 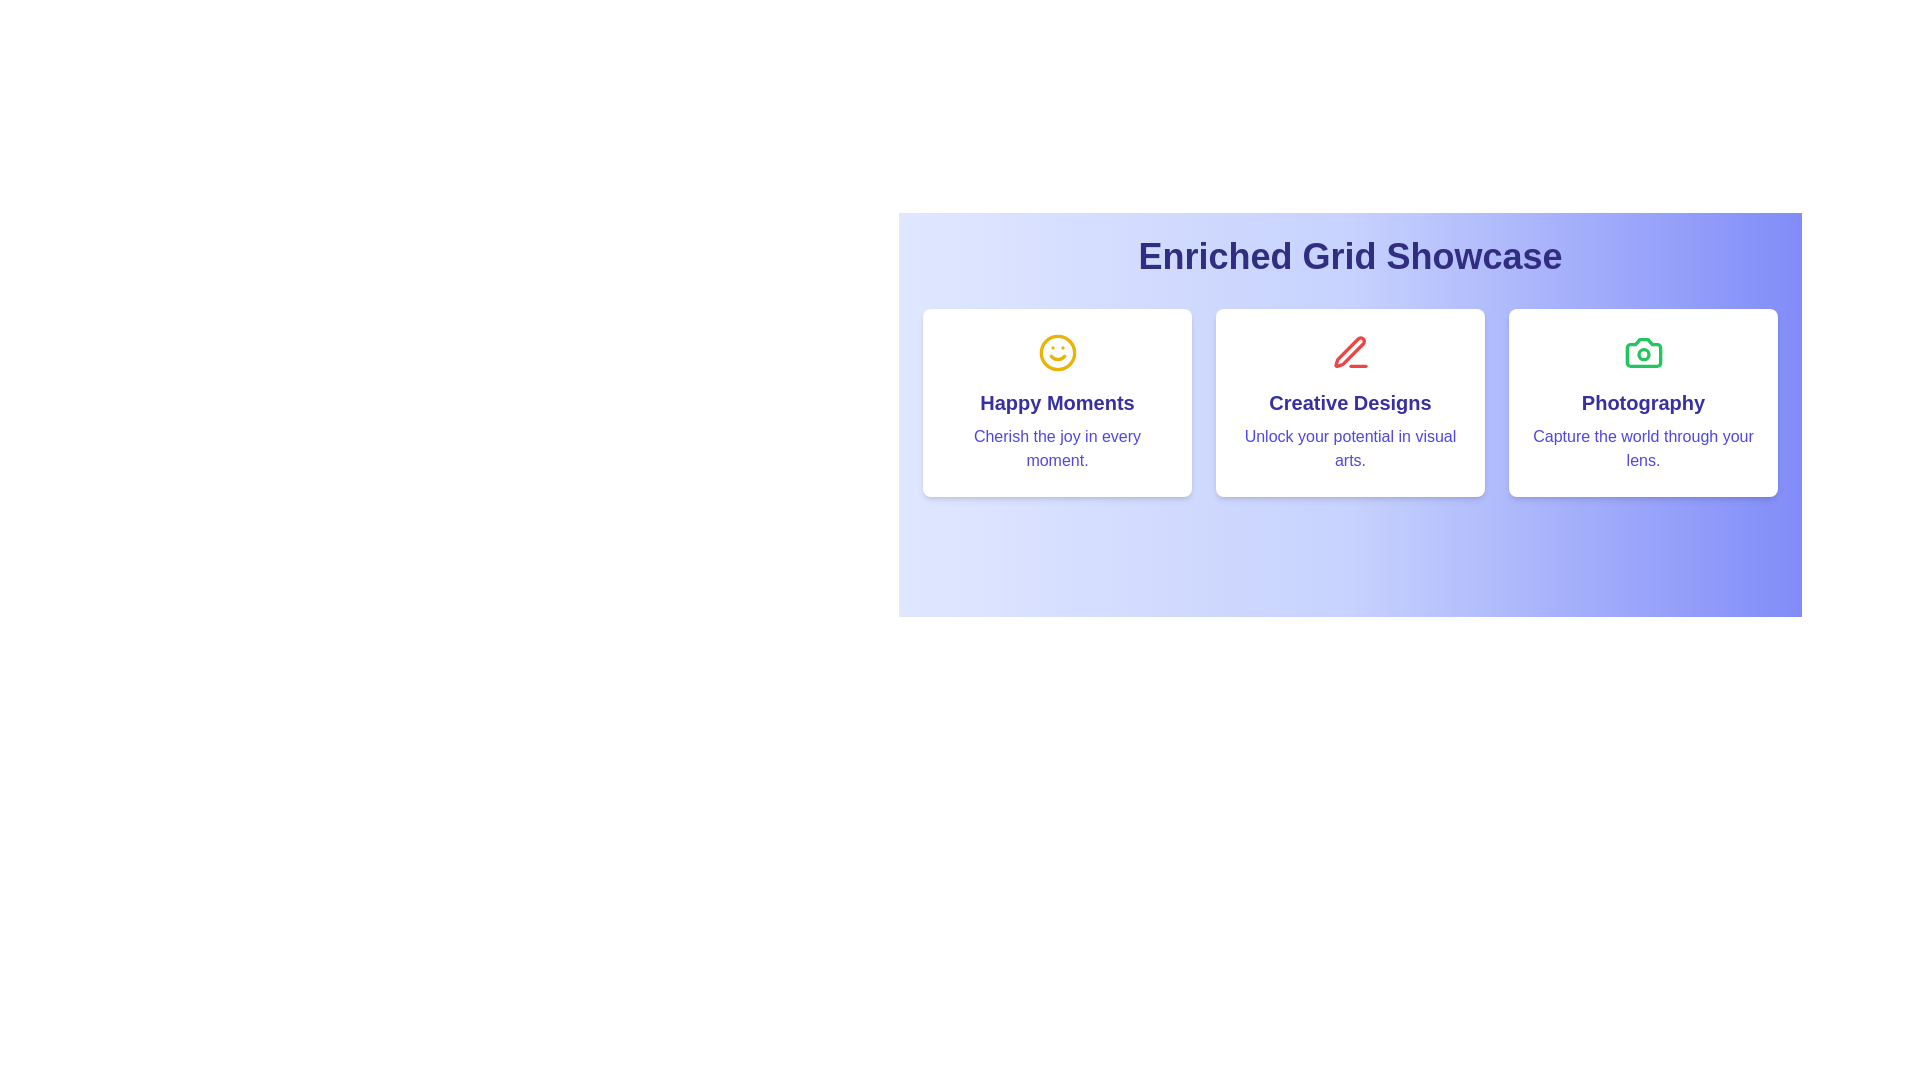 What do you see at coordinates (1643, 352) in the screenshot?
I see `the photography icon located at the top of the 'Photography' card in the right-hand column of the grid layout` at bounding box center [1643, 352].